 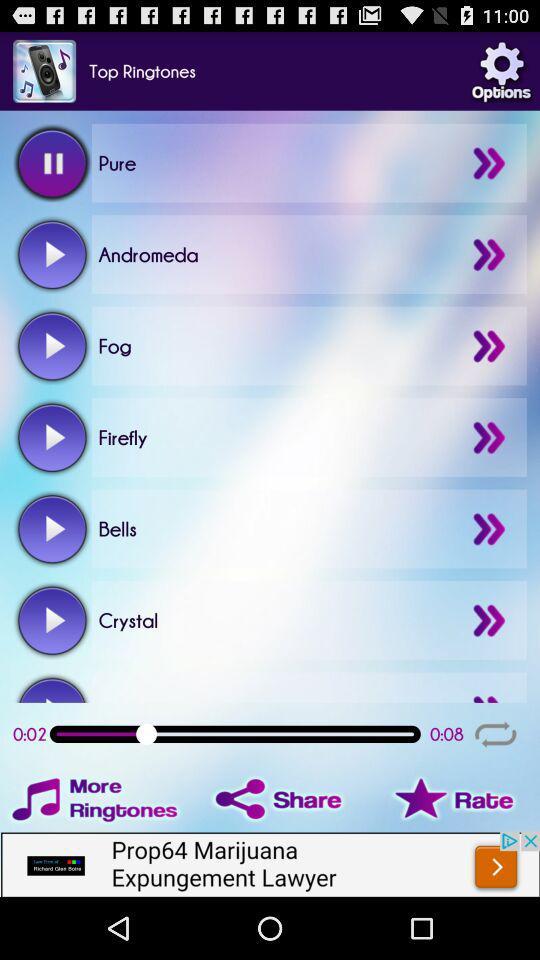 What do you see at coordinates (500, 75) in the screenshot?
I see `the settings icon` at bounding box center [500, 75].